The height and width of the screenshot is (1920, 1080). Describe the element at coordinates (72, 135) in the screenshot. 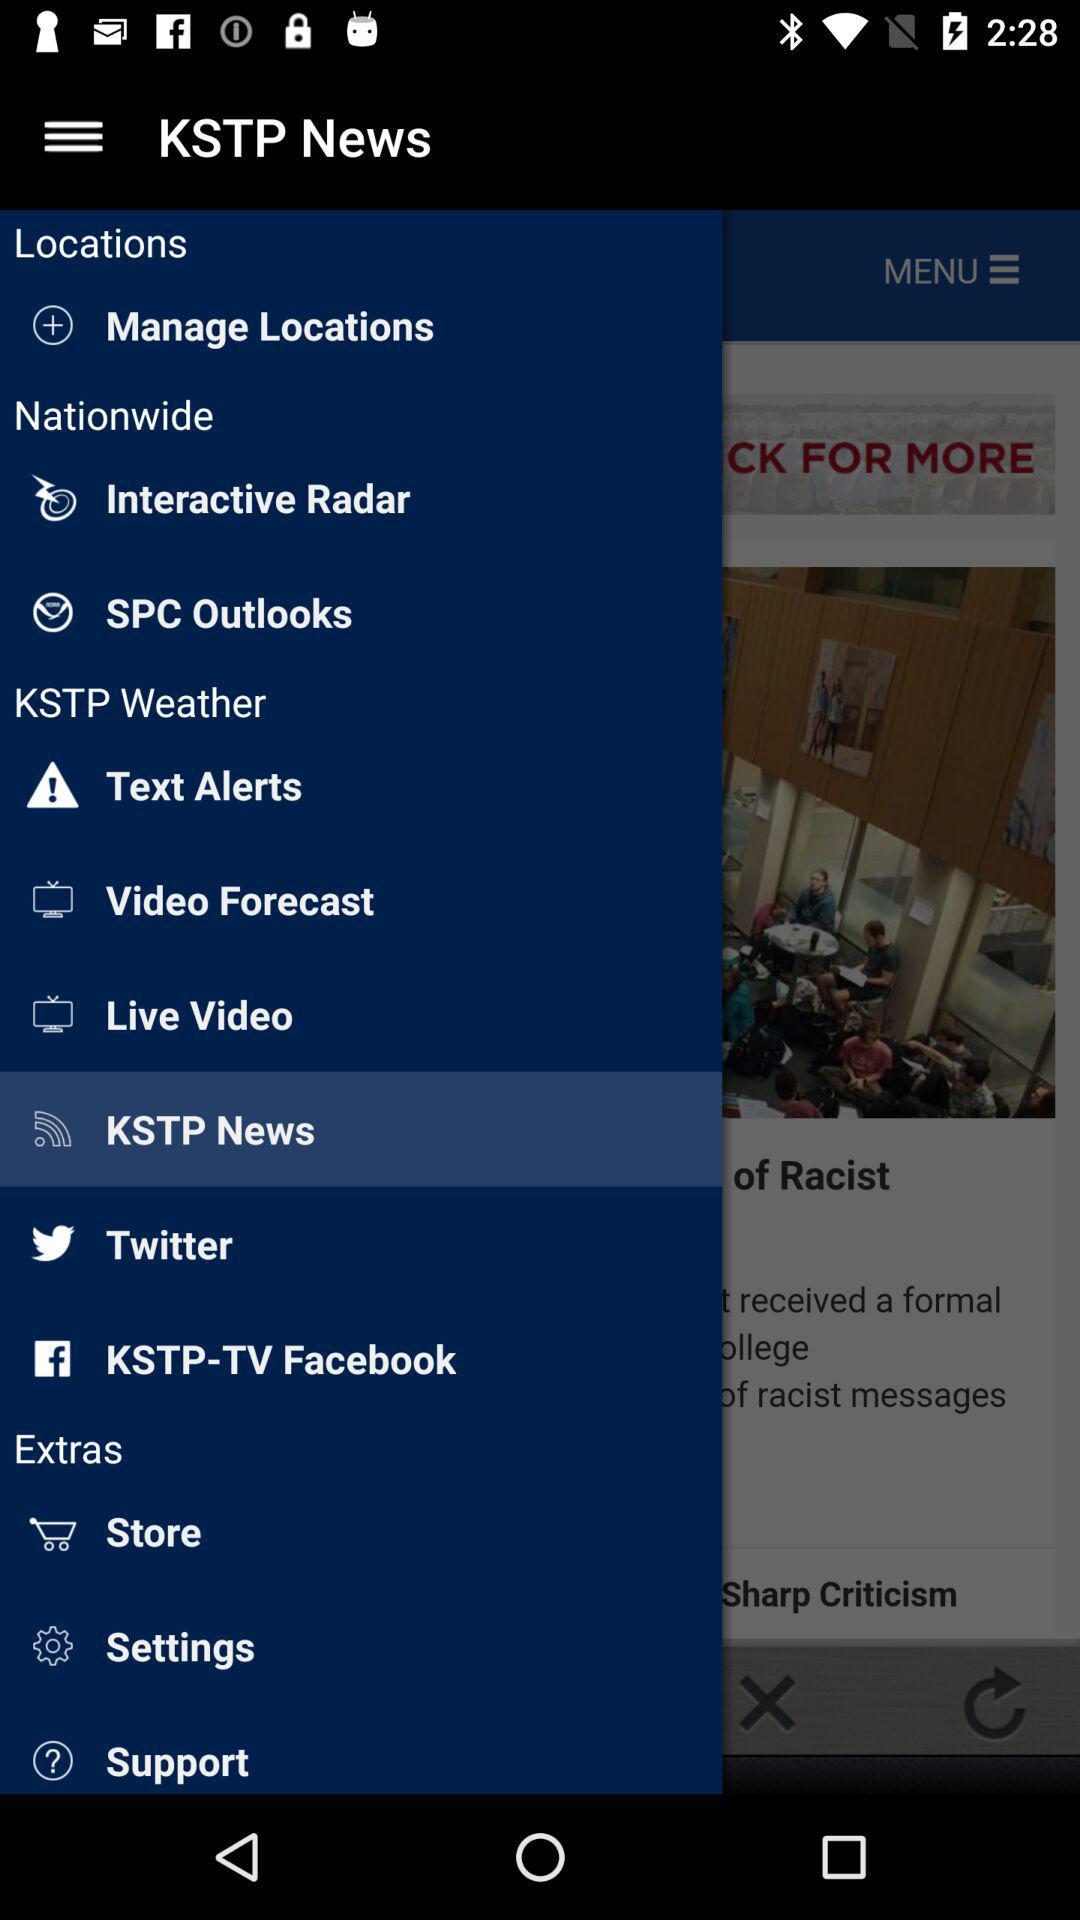

I see `the menu icon` at that location.